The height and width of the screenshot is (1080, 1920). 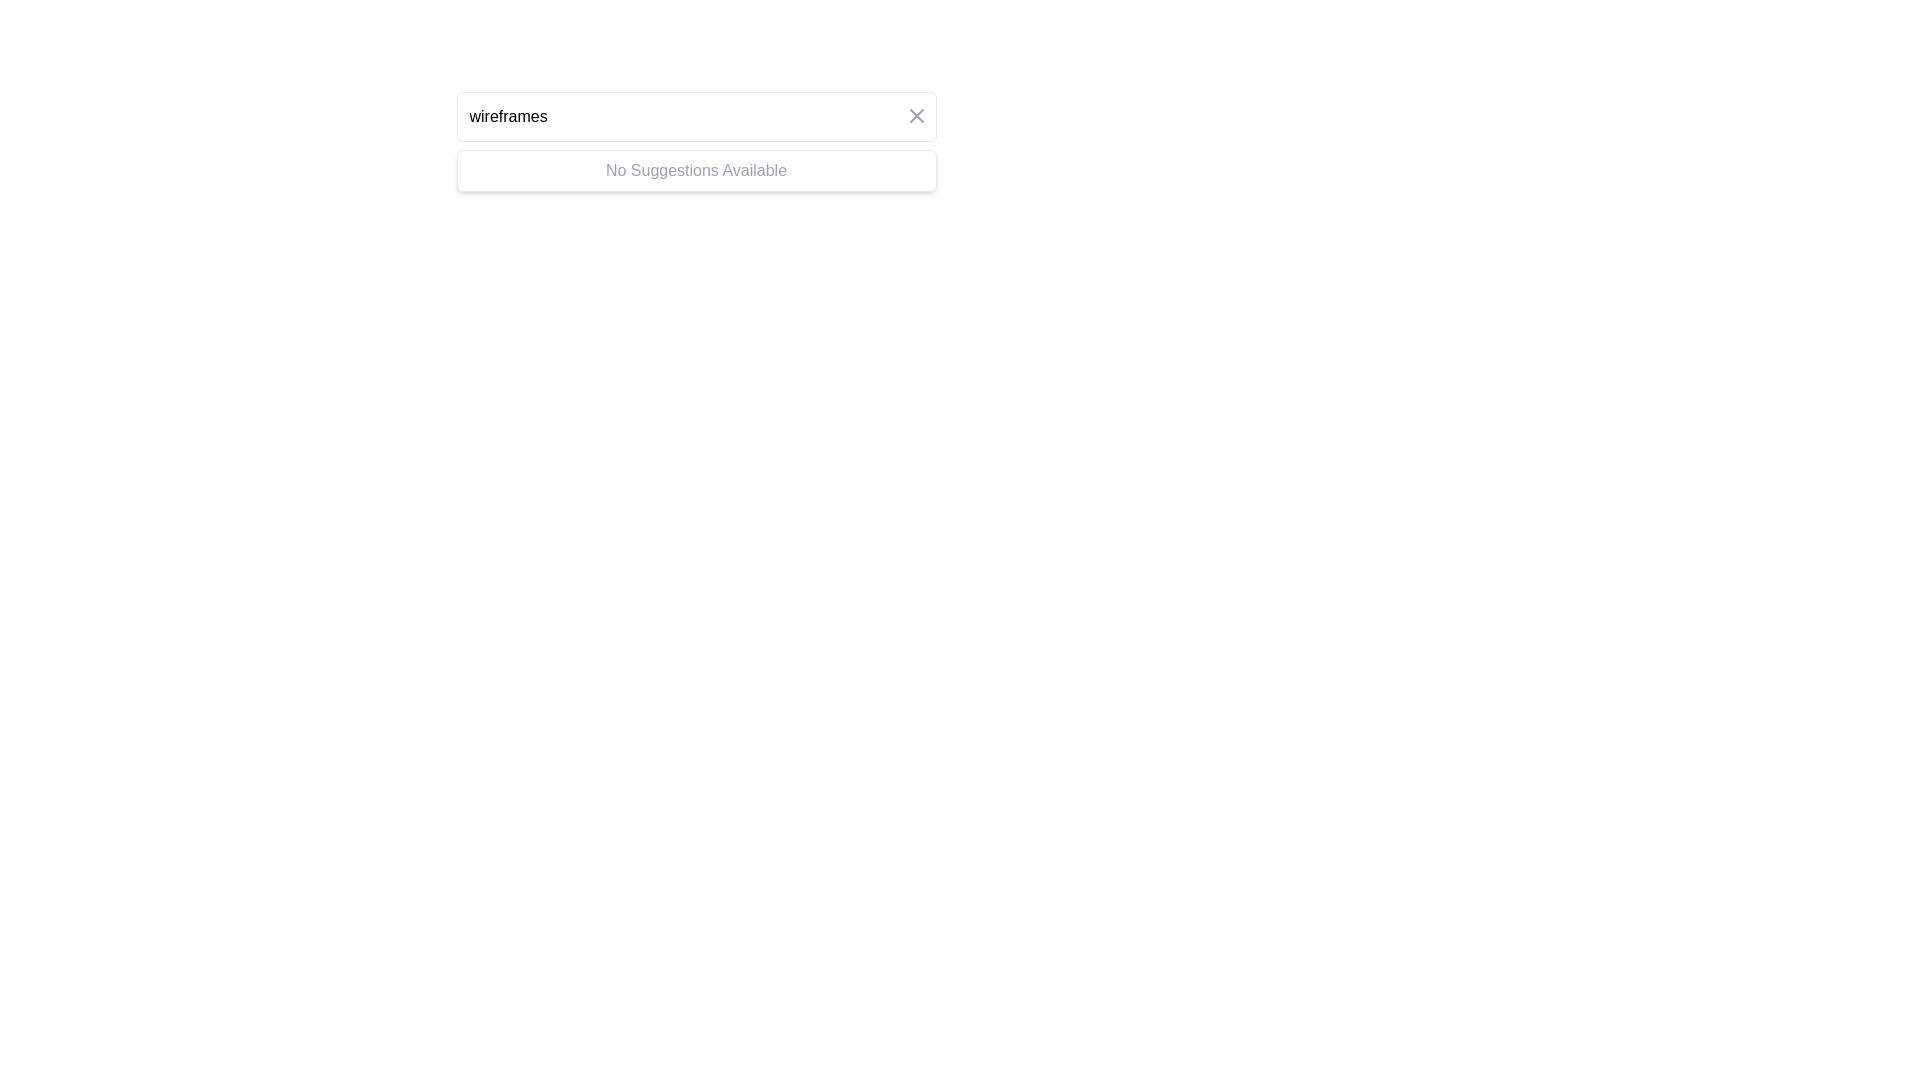 I want to click on the clear or delete button (icon-based) located at the top-right corner of the text input field with the placeholder 'wireframes', so click(x=915, y=115).